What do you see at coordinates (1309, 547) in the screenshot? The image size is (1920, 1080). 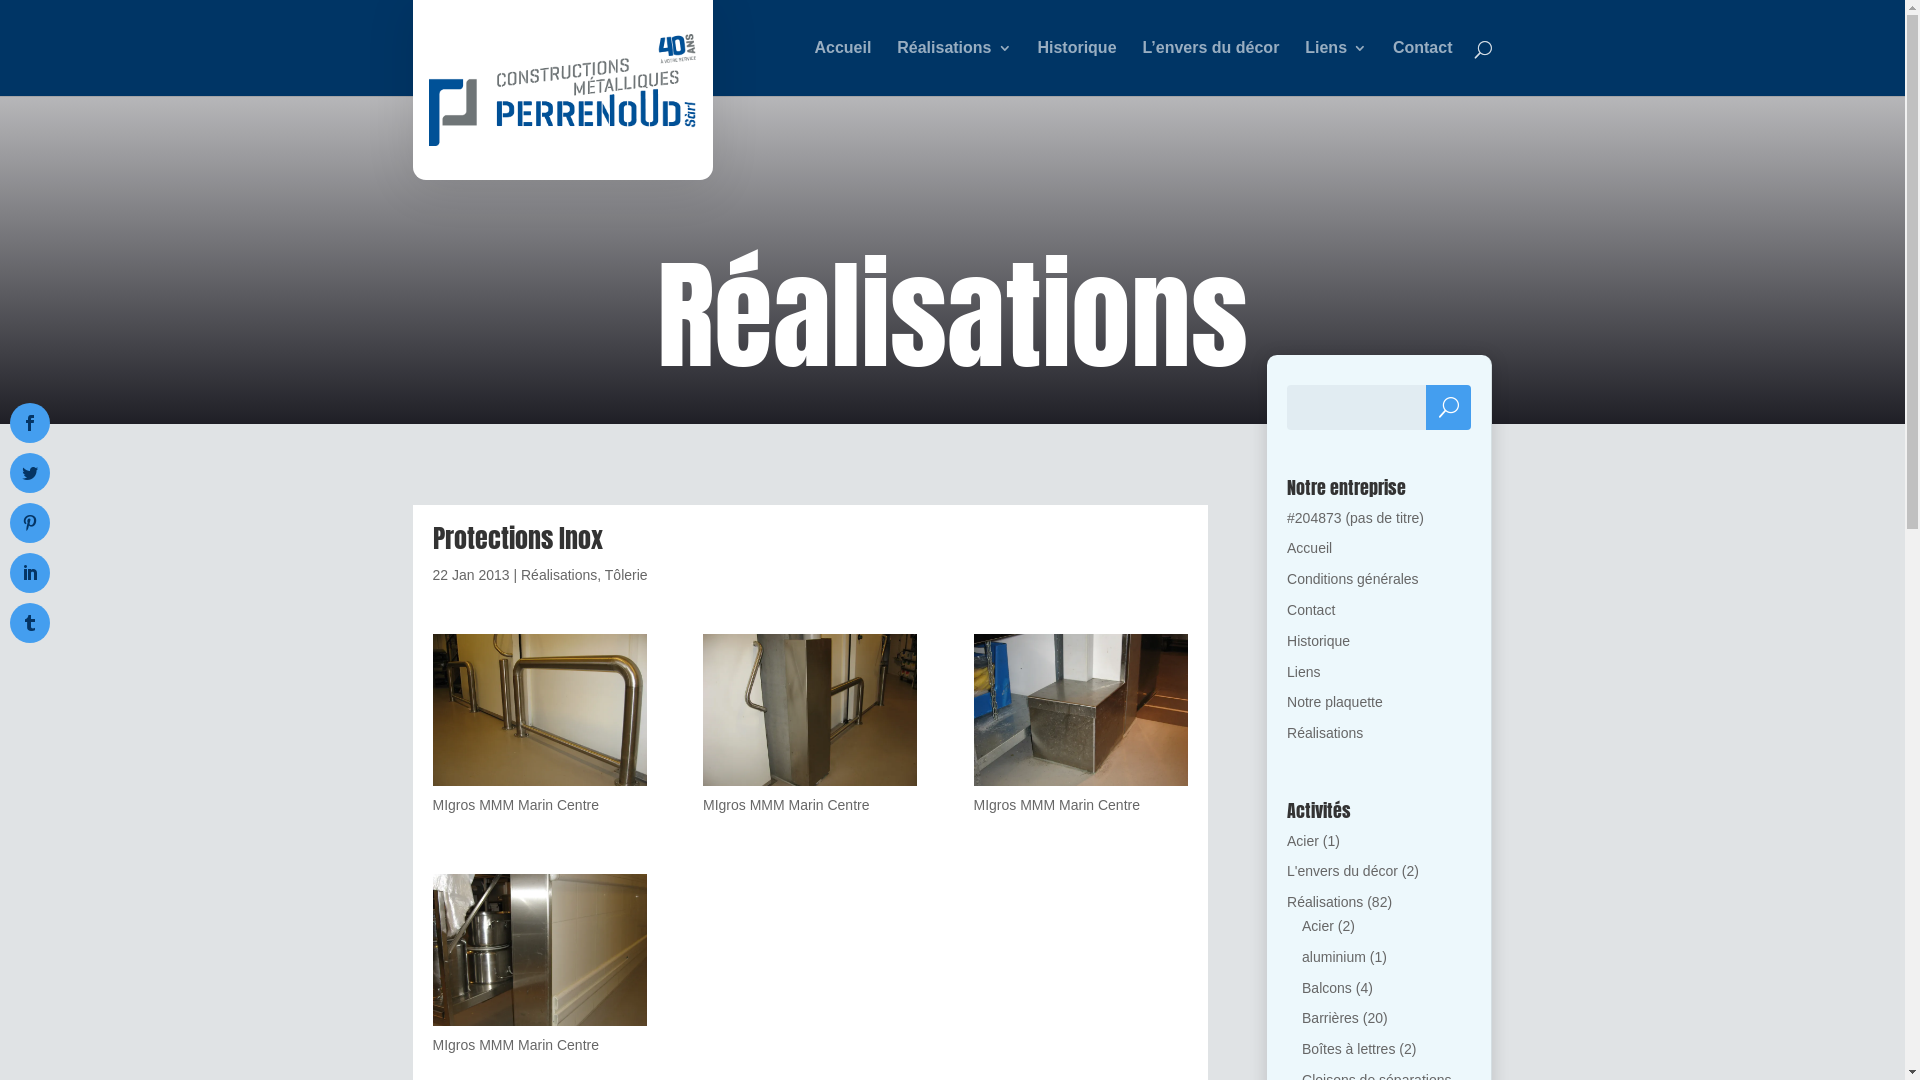 I see `'Accueil'` at bounding box center [1309, 547].